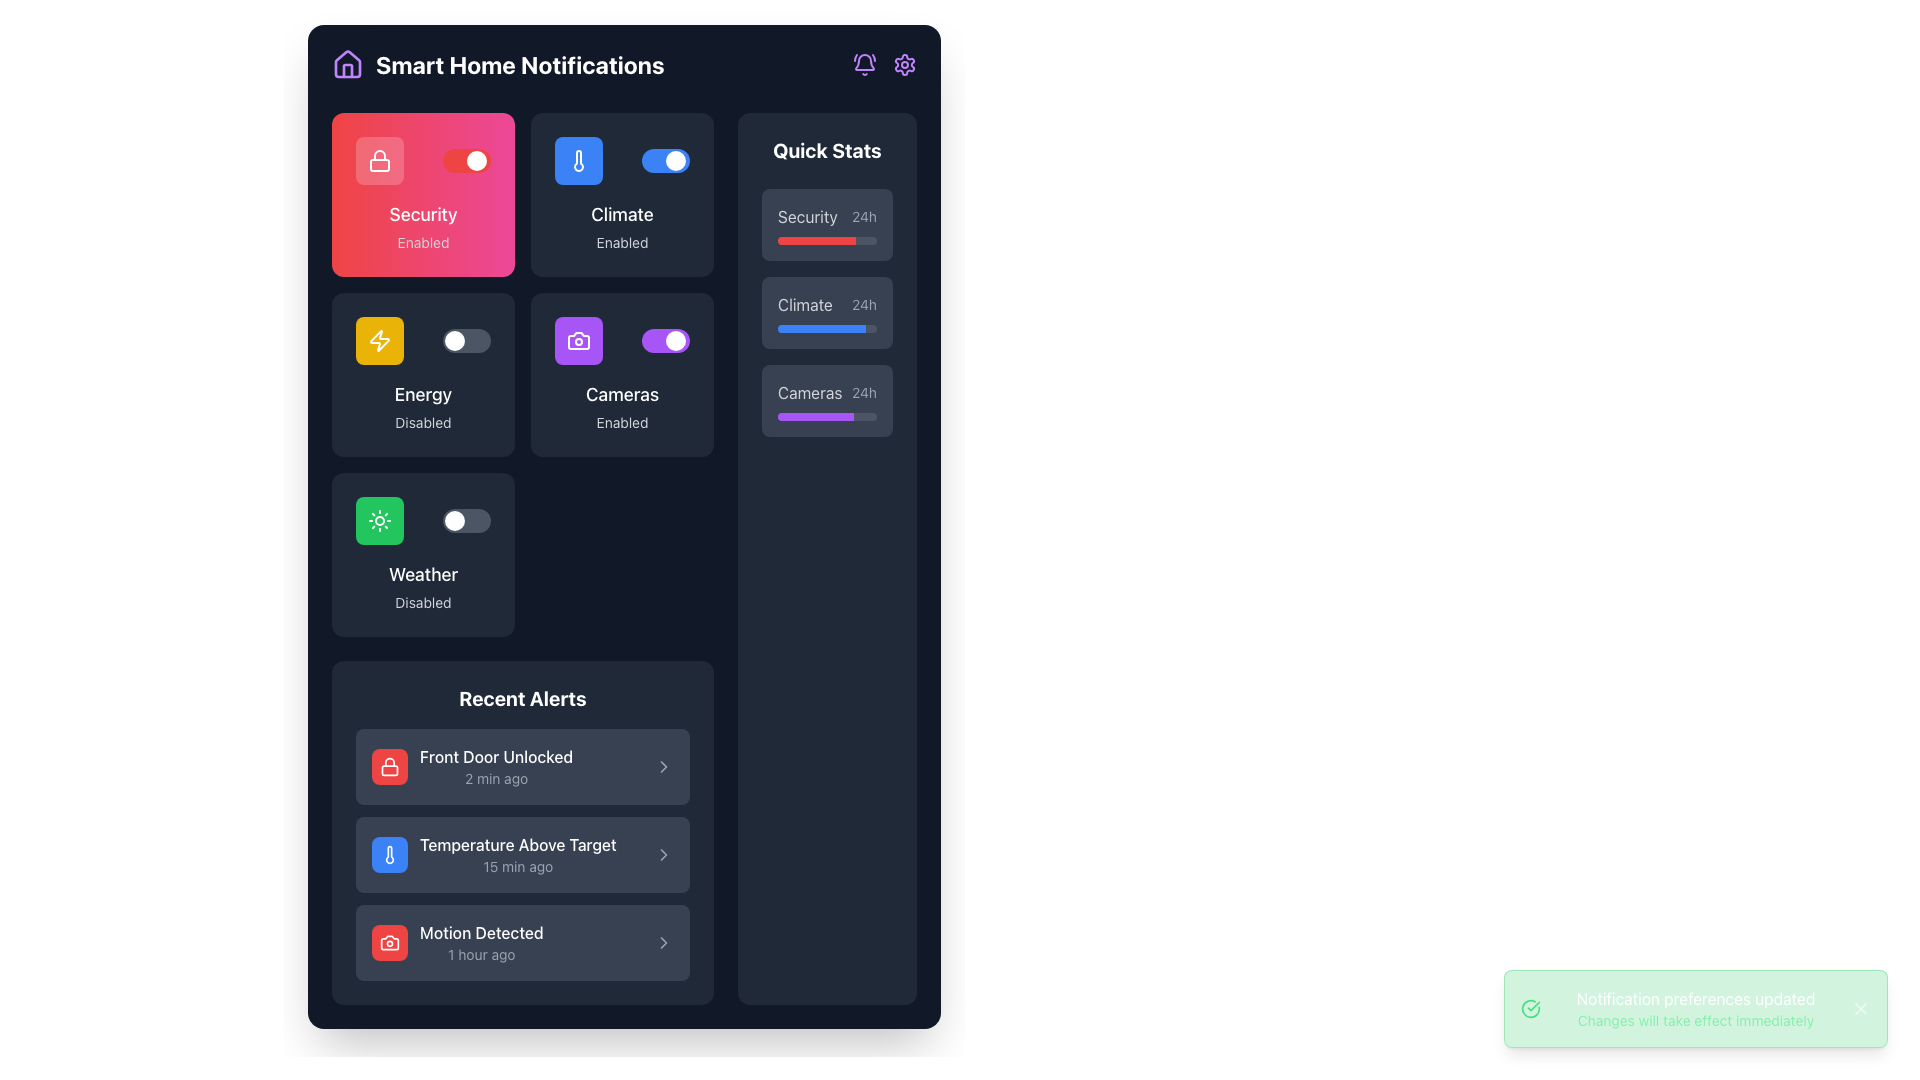 The width and height of the screenshot is (1920, 1080). I want to click on the vertically-oriented thermometer icon located in the Climate section card, which is positioned to the left of the toggle switch and above the label 'Enabled', so click(578, 160).